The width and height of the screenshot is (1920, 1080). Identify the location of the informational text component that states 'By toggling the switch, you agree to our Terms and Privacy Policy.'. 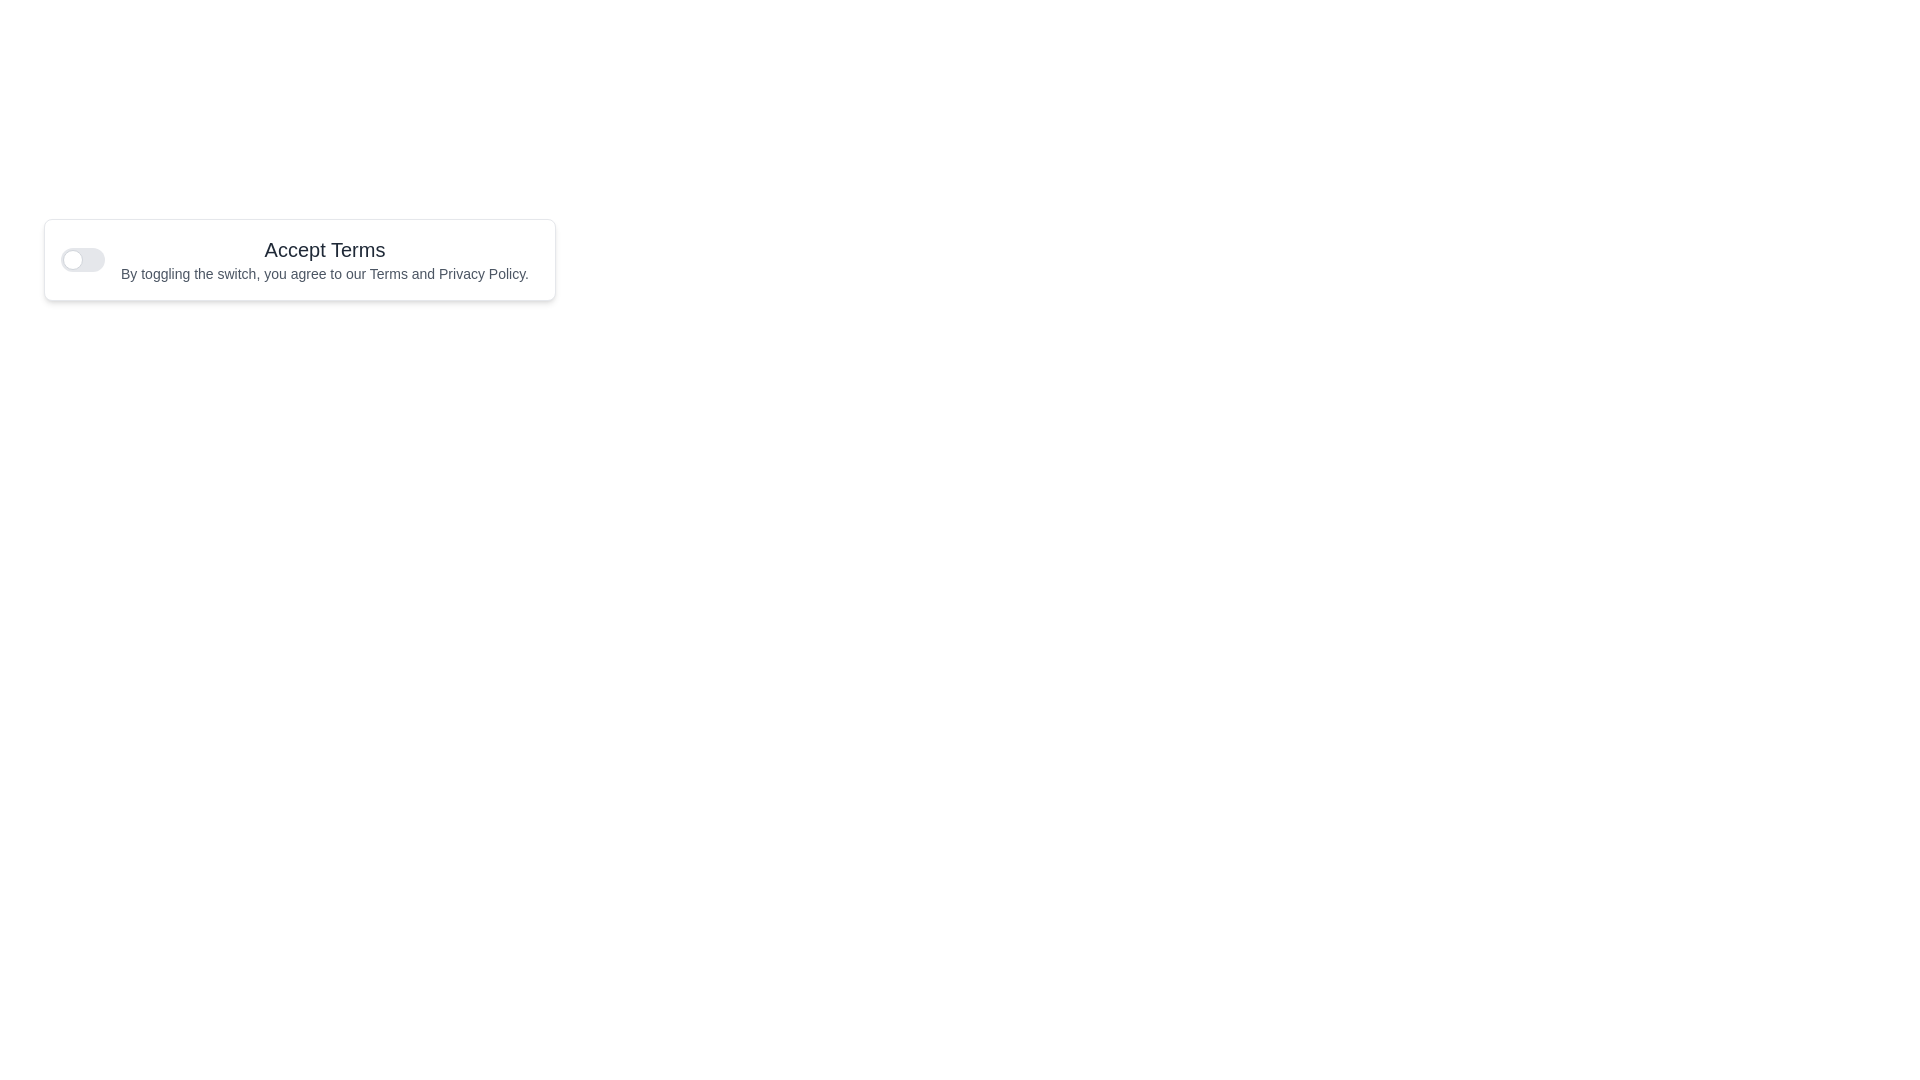
(325, 273).